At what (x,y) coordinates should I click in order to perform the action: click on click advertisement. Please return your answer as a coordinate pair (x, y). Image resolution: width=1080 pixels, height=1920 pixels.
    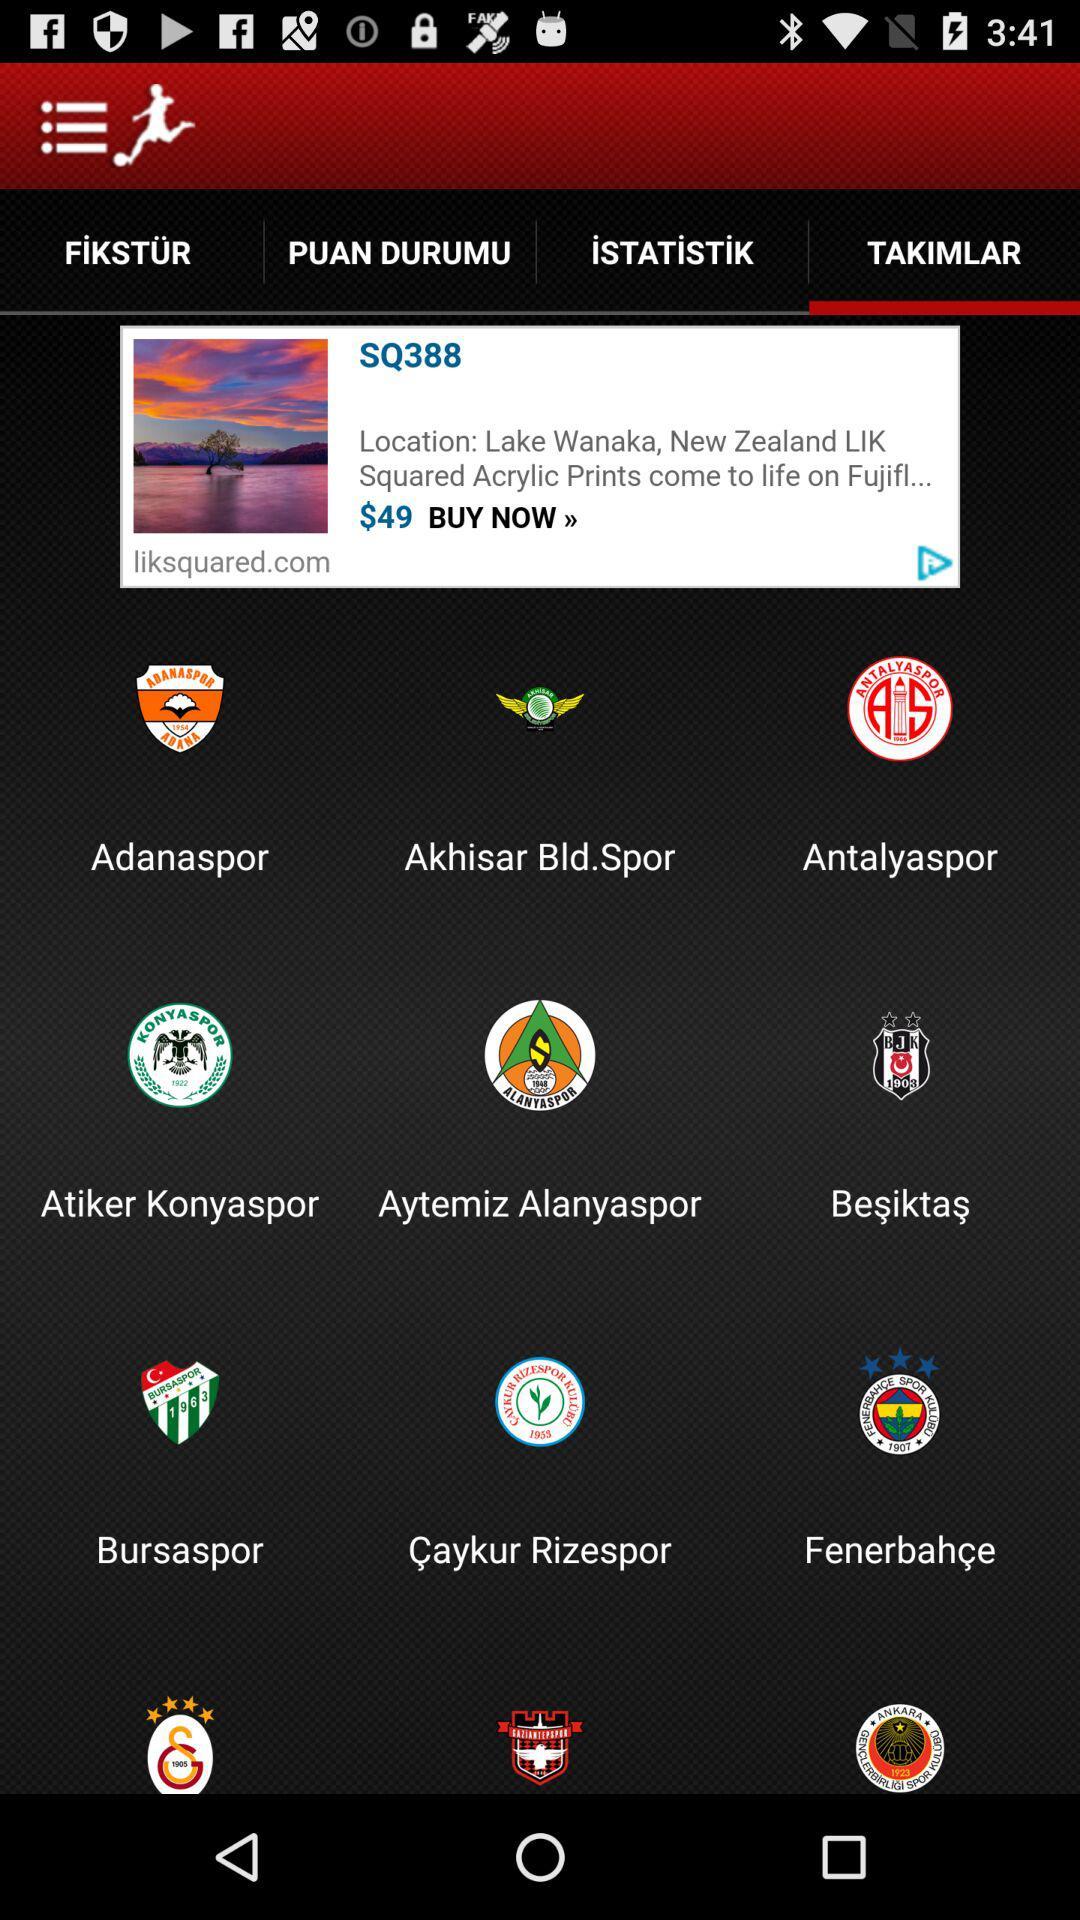
    Looking at the image, I should click on (540, 455).